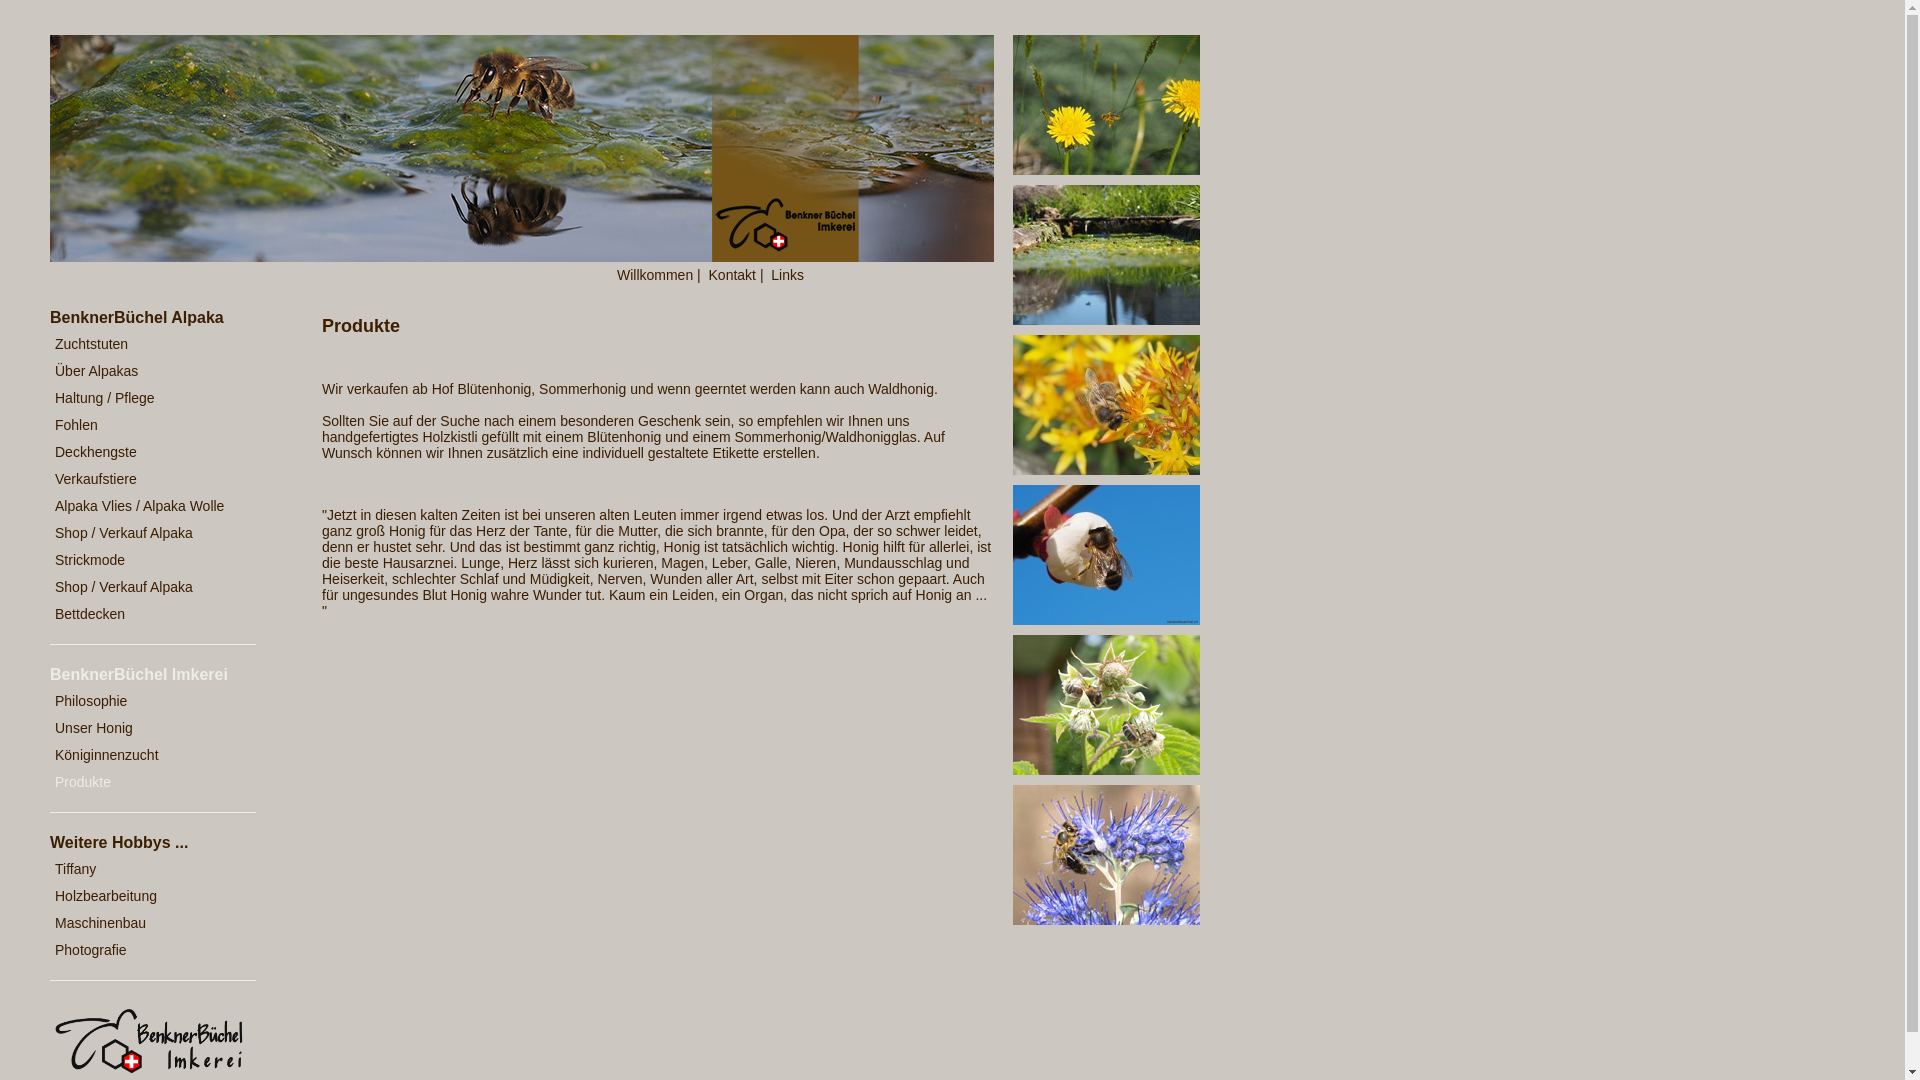 This screenshot has height=1080, width=1920. Describe the element at coordinates (143, 343) in the screenshot. I see `'Zuchtstuten'` at that location.